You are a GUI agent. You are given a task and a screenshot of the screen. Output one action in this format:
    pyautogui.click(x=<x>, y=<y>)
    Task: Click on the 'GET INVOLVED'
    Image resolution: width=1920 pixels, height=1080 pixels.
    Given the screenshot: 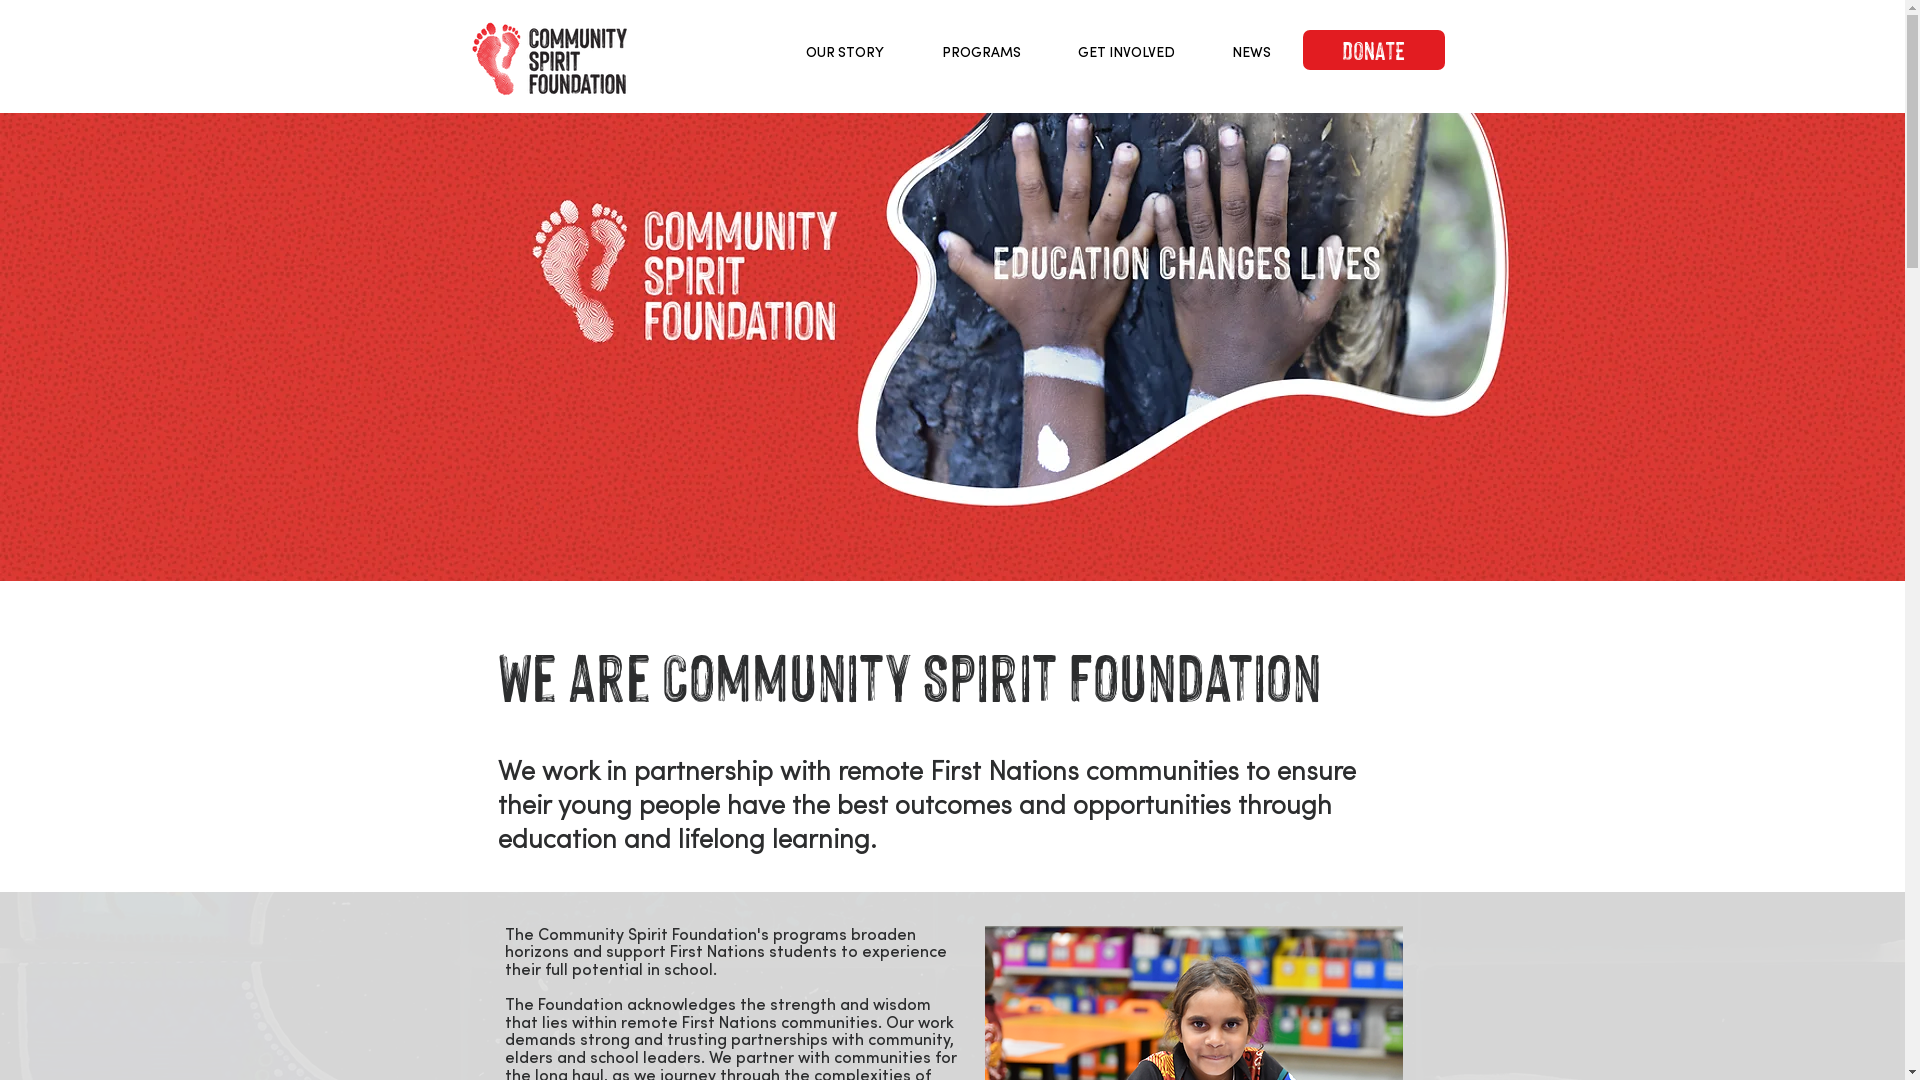 What is the action you would take?
    pyautogui.click(x=1127, y=50)
    